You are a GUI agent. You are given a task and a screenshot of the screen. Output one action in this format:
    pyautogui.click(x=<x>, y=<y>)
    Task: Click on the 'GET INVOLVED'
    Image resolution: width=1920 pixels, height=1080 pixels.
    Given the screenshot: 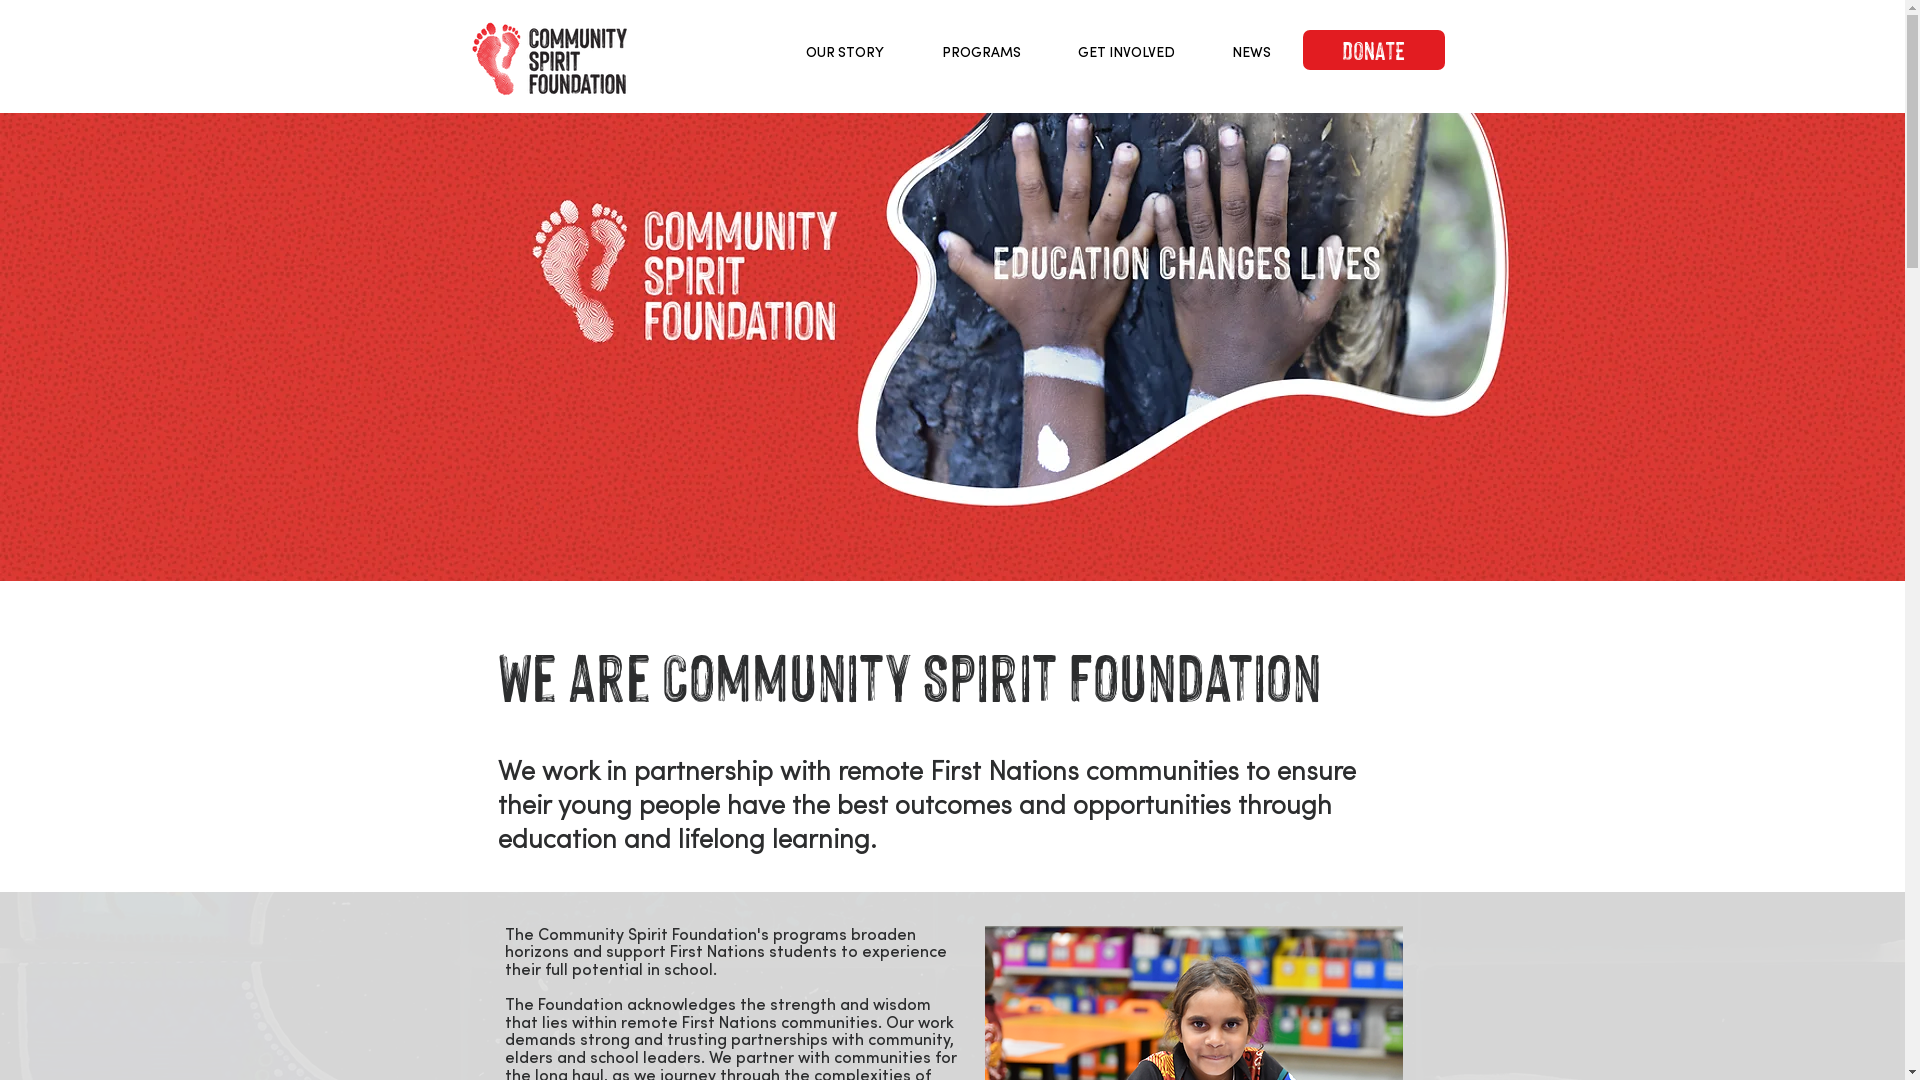 What is the action you would take?
    pyautogui.click(x=1127, y=50)
    